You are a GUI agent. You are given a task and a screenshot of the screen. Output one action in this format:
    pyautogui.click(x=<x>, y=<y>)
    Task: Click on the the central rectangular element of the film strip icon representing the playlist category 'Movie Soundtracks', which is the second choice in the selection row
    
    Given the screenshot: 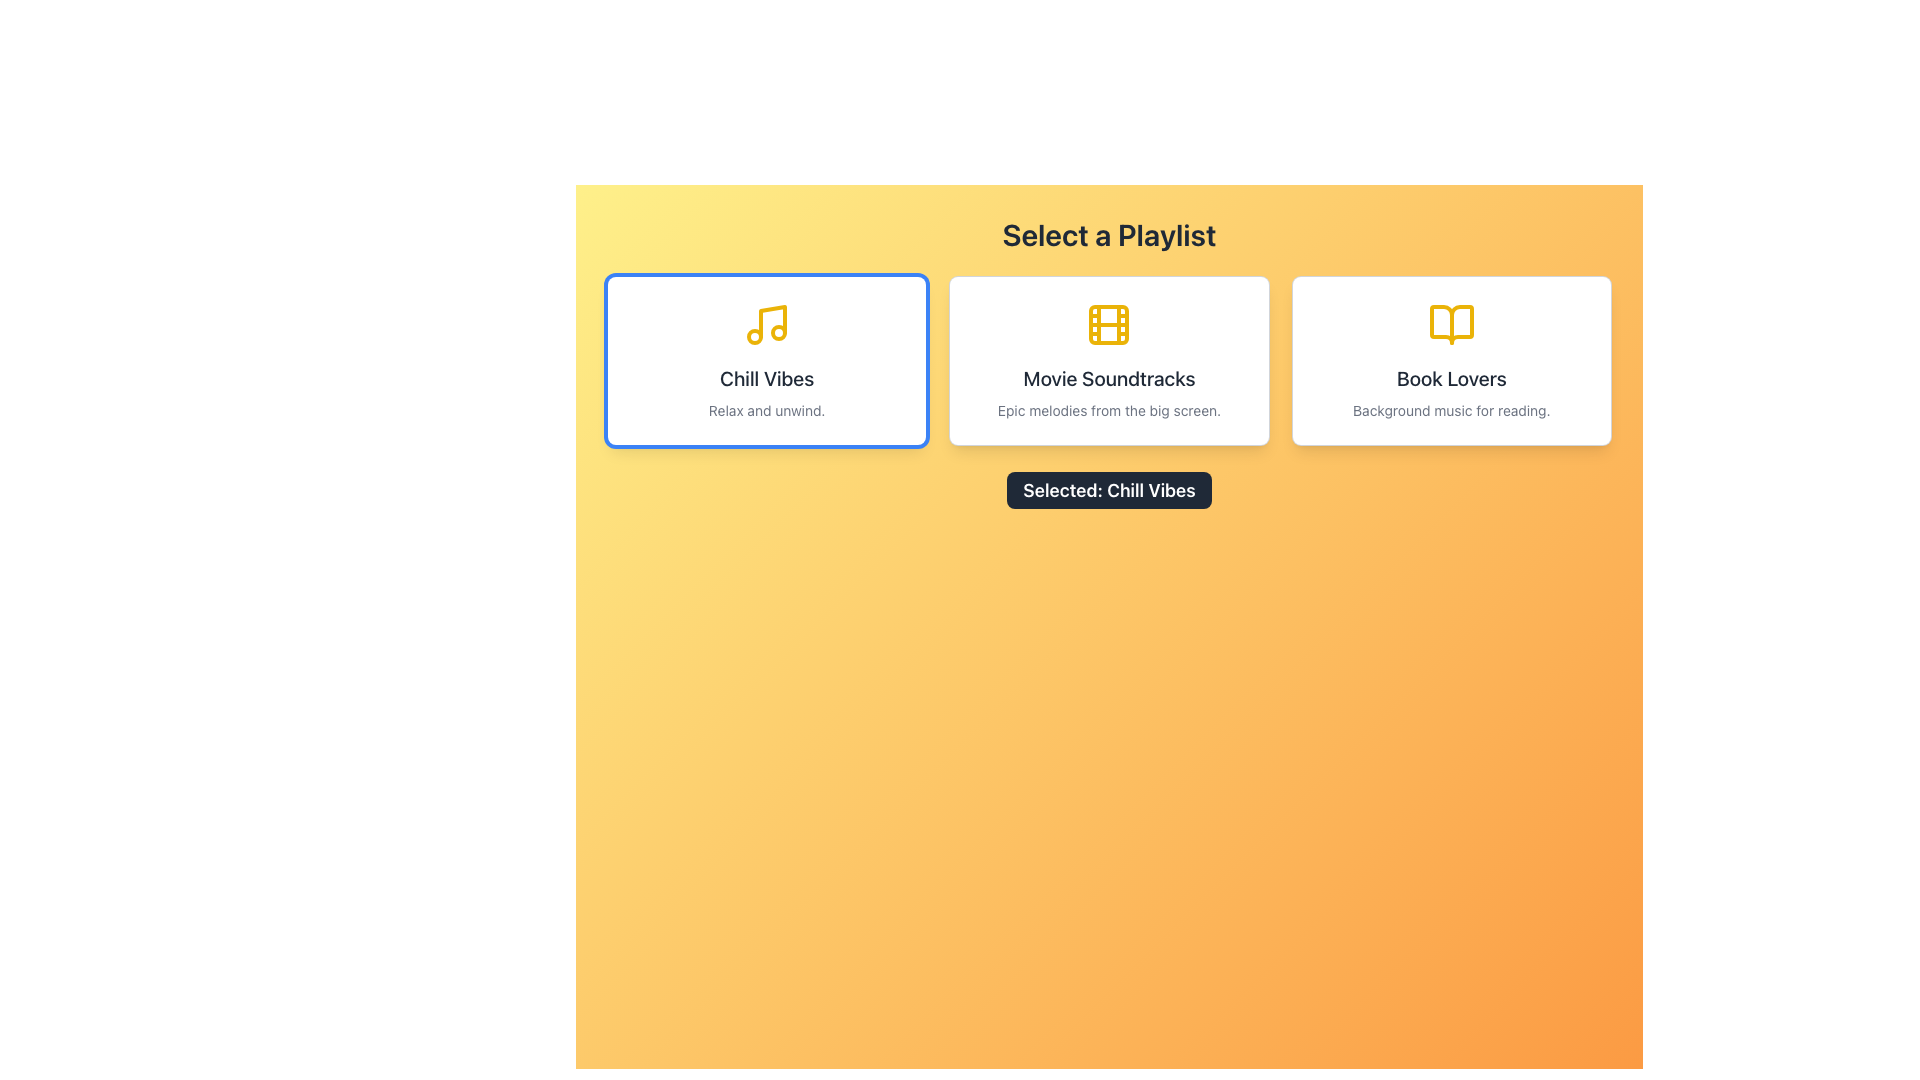 What is the action you would take?
    pyautogui.click(x=1108, y=323)
    